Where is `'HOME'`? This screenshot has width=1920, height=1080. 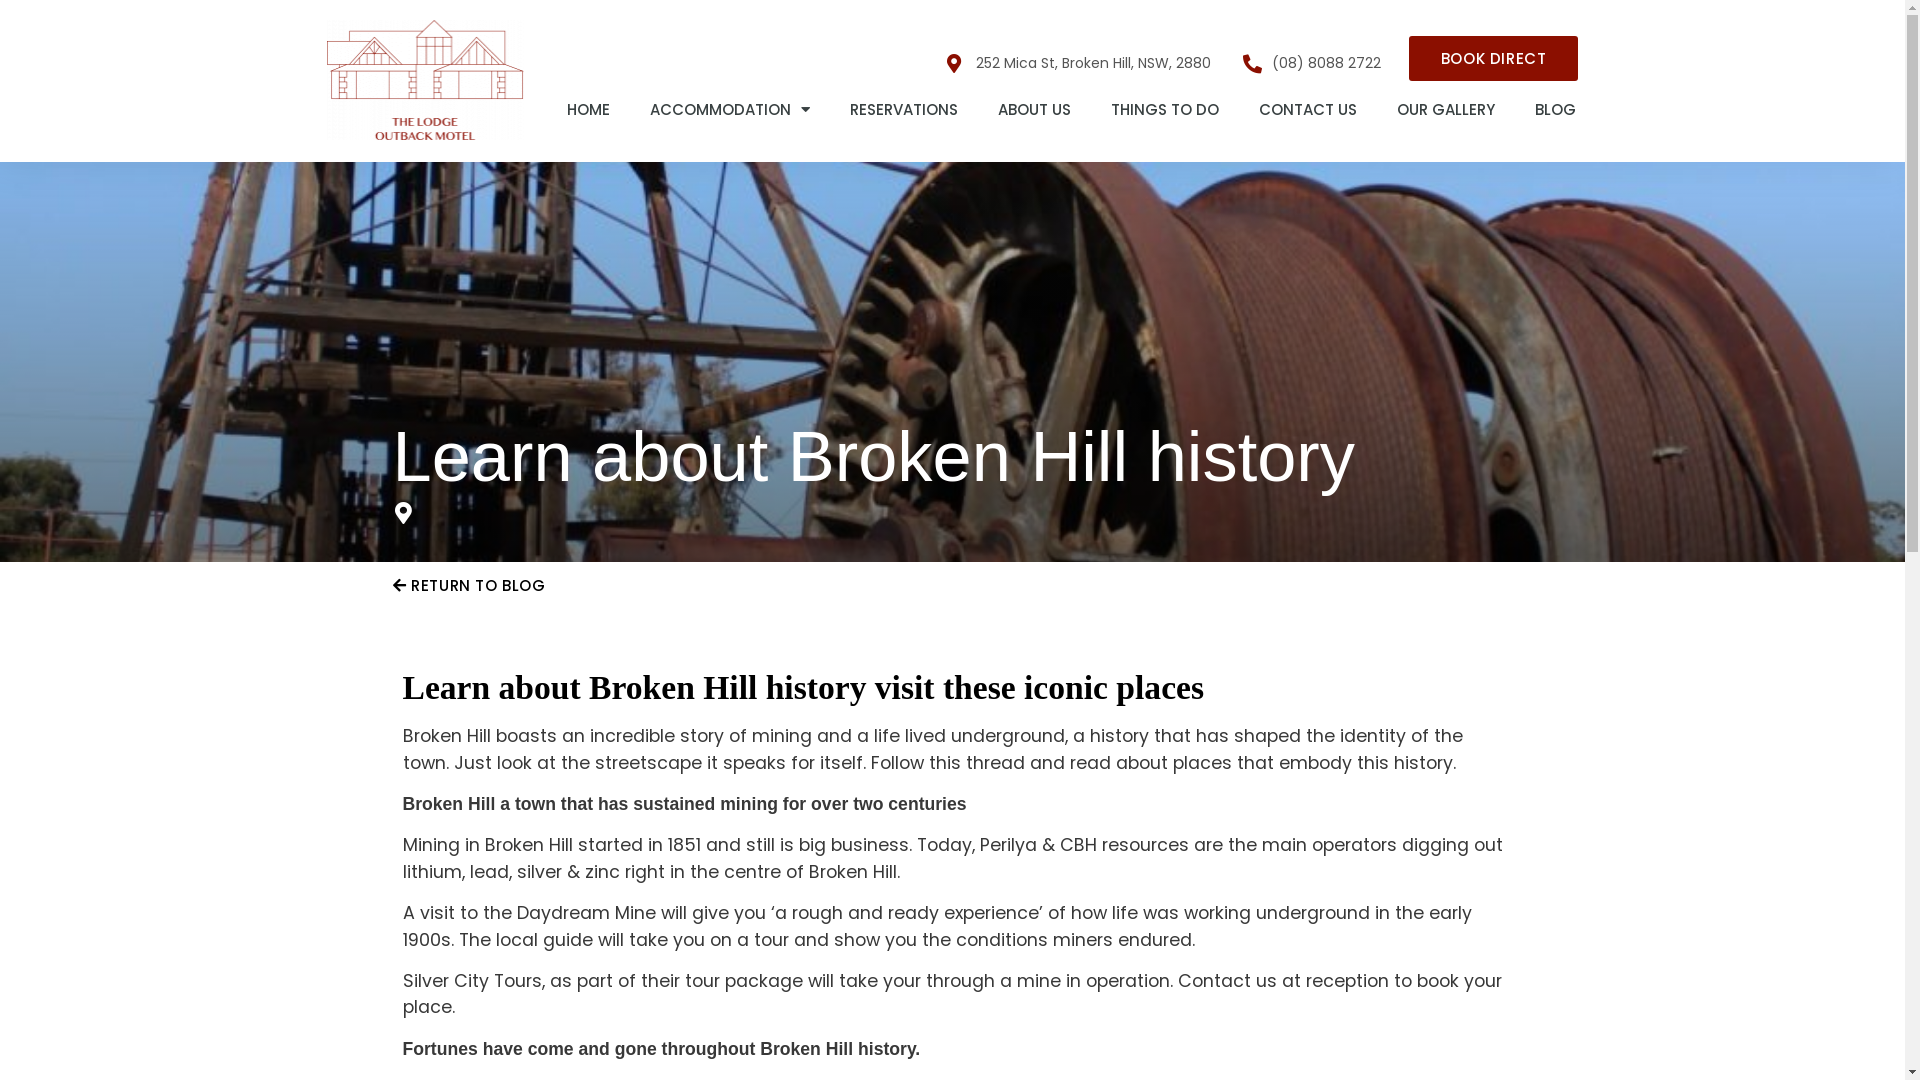
'HOME' is located at coordinates (587, 110).